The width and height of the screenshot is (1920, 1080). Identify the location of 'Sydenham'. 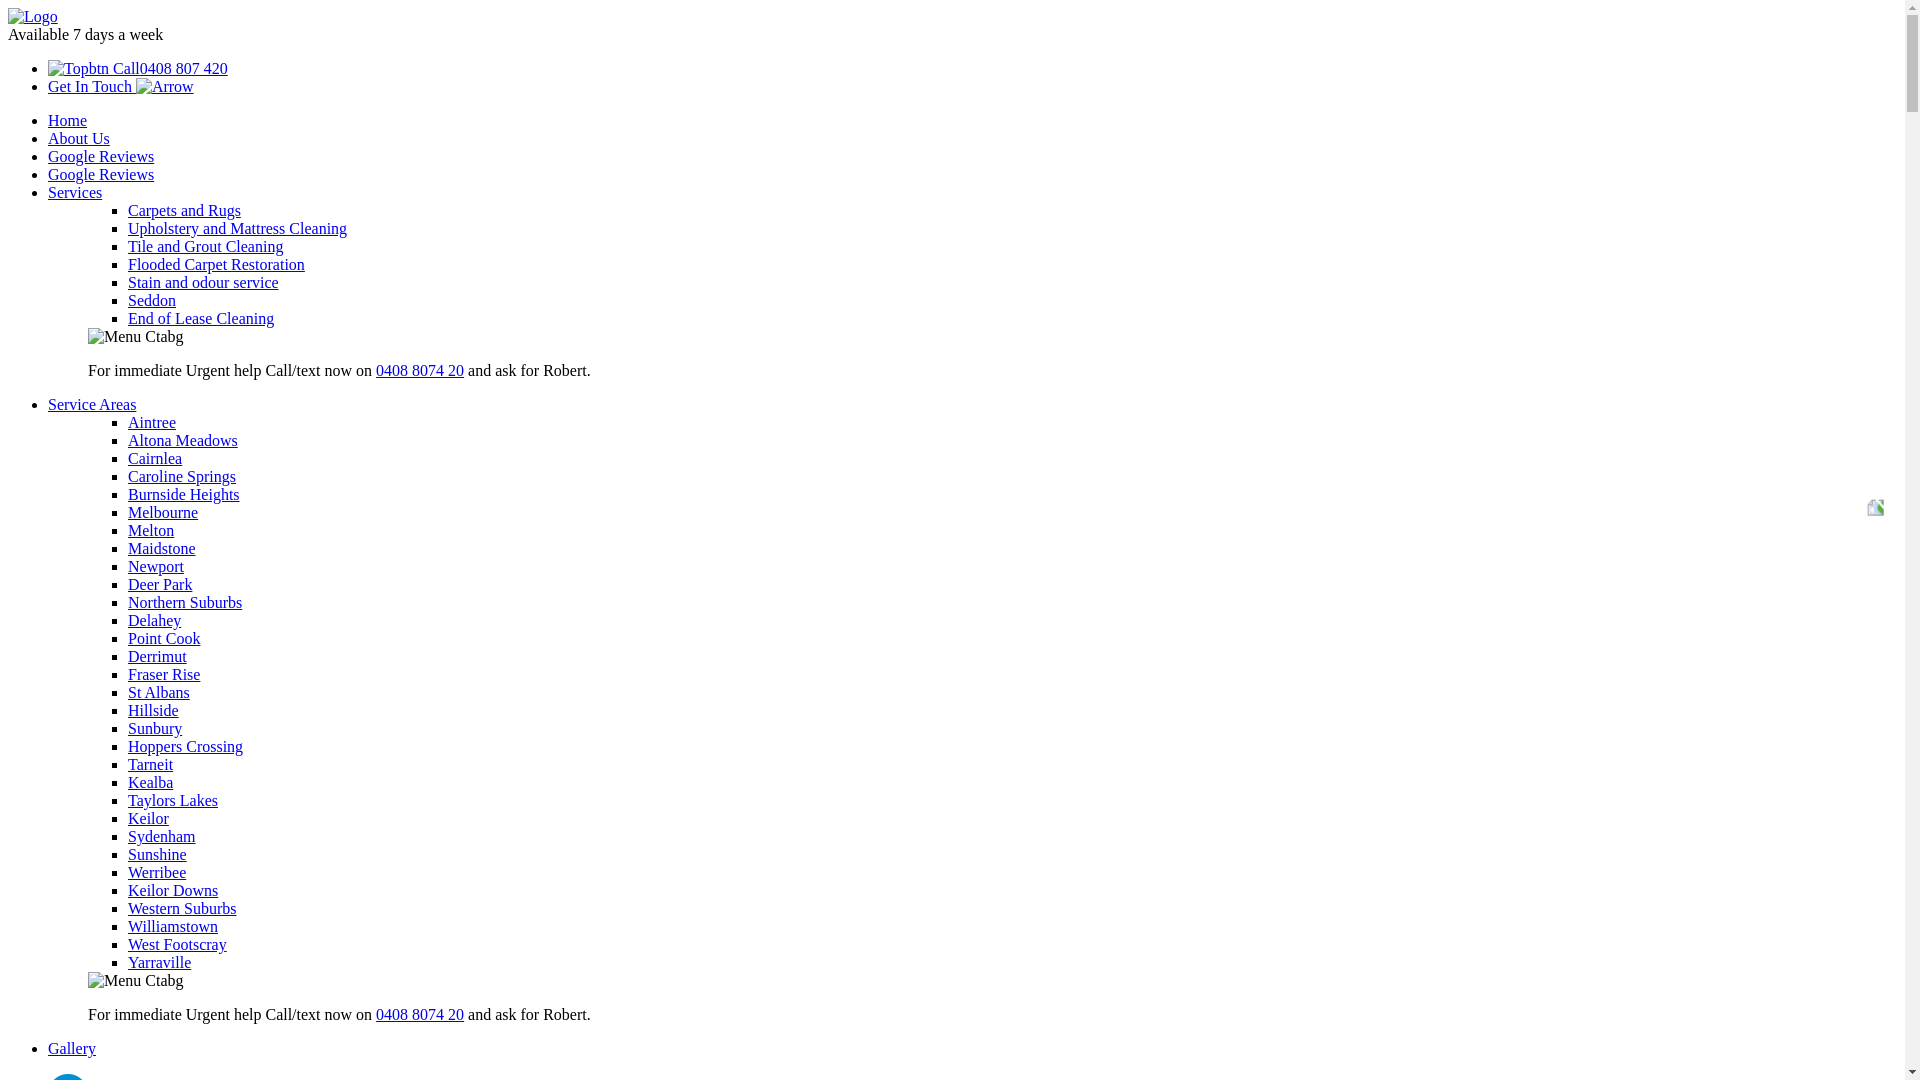
(127, 836).